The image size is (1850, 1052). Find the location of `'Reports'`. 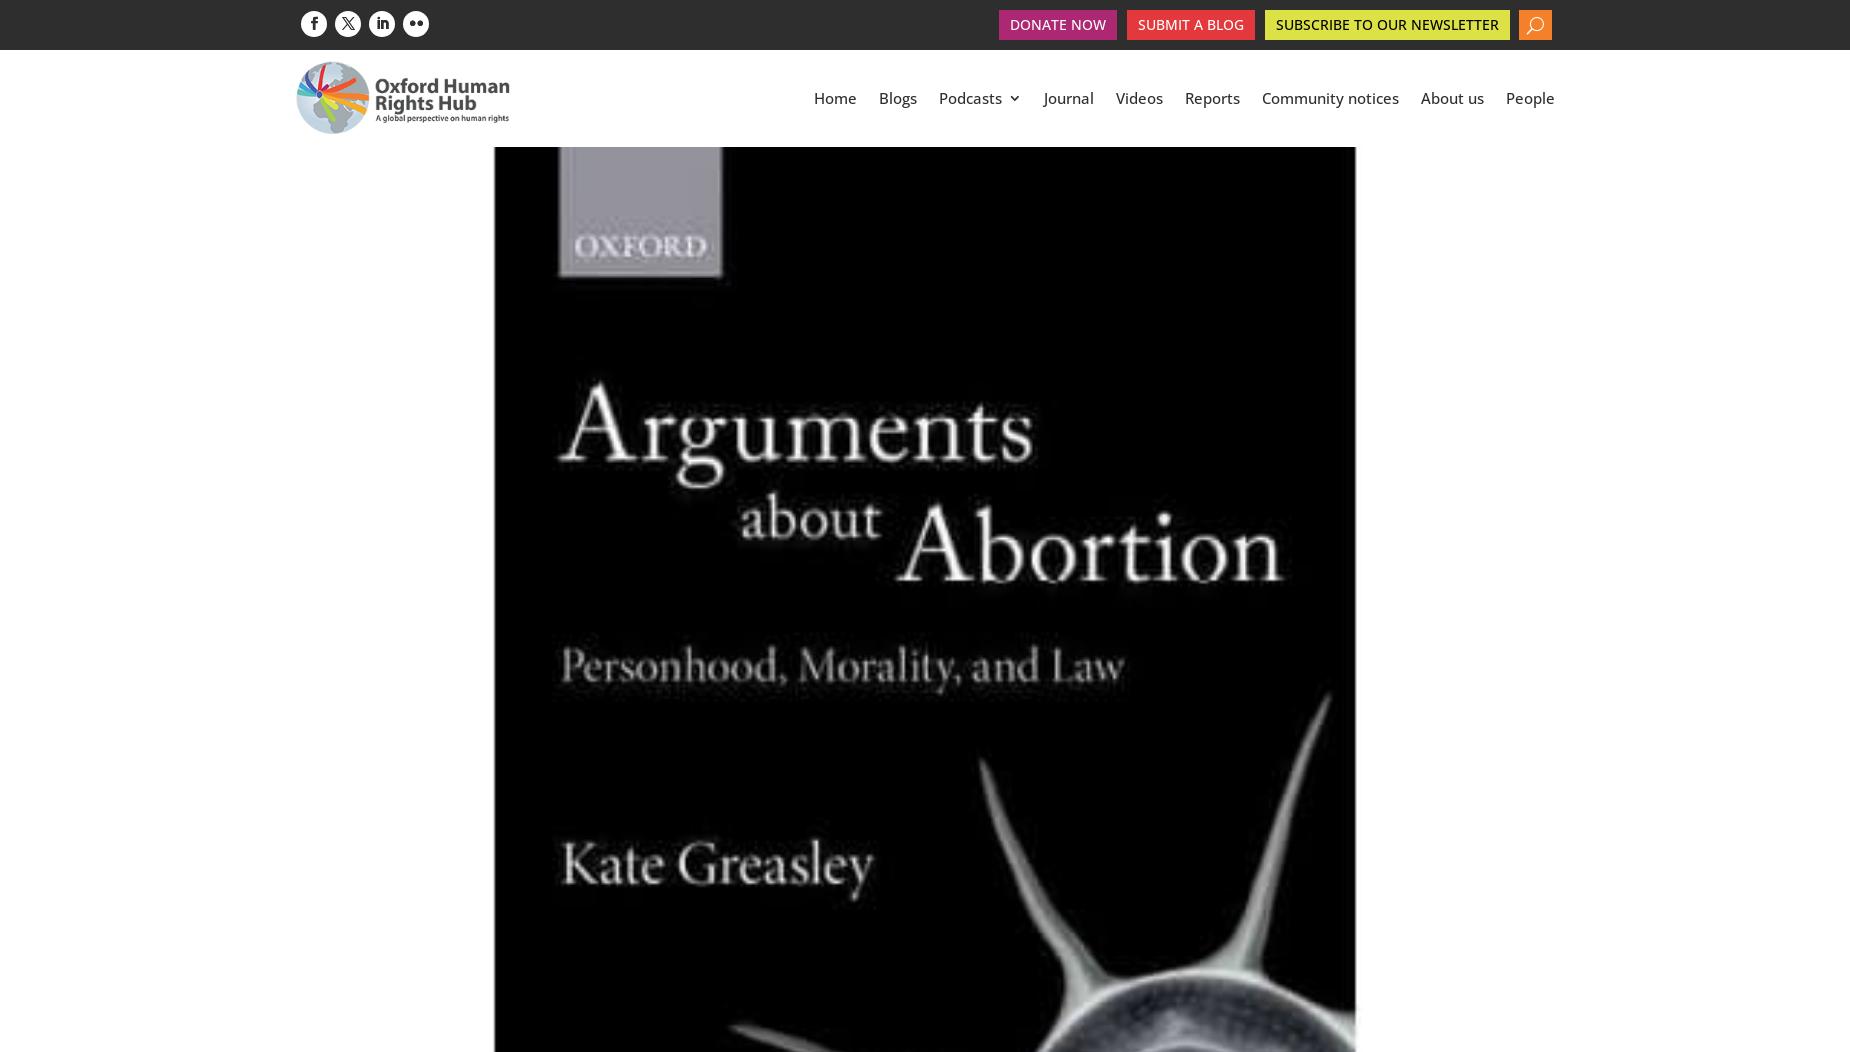

'Reports' is located at coordinates (1211, 100).